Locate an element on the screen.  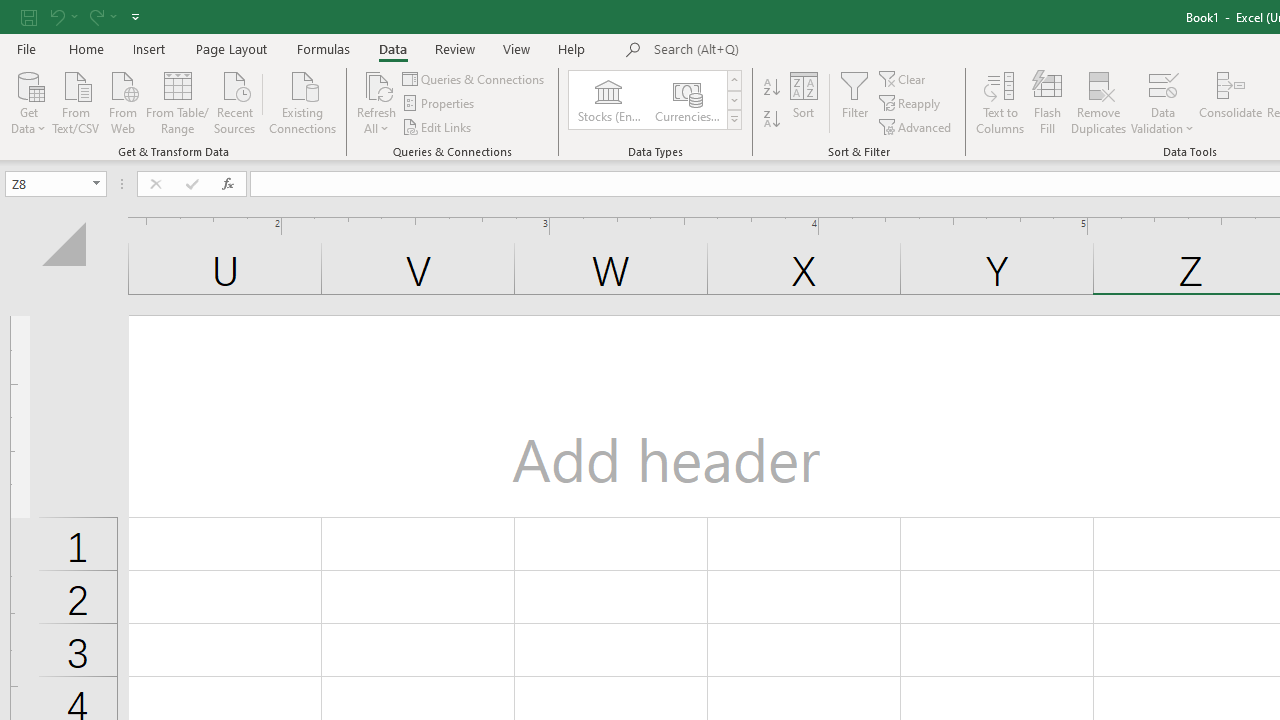
'Data' is located at coordinates (392, 48).